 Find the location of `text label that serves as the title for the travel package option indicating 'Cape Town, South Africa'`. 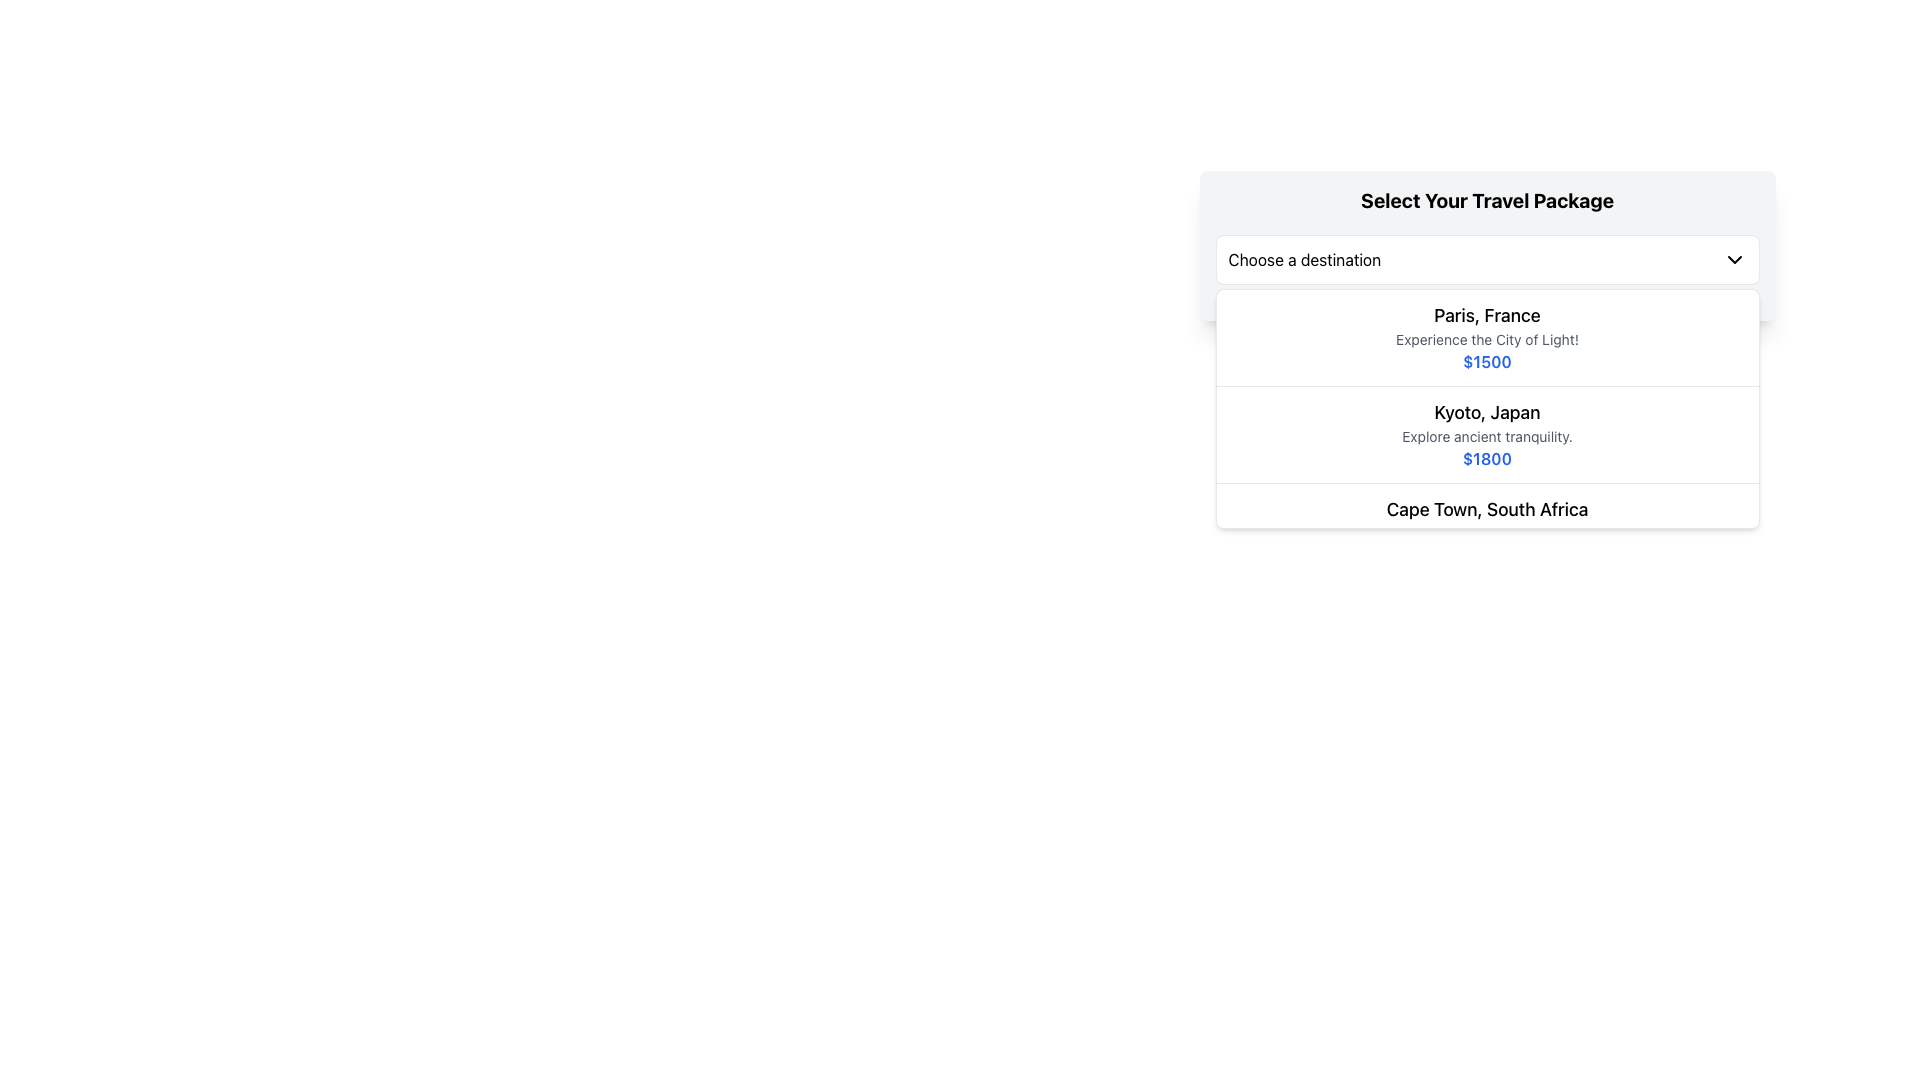

text label that serves as the title for the travel package option indicating 'Cape Town, South Africa' is located at coordinates (1487, 508).